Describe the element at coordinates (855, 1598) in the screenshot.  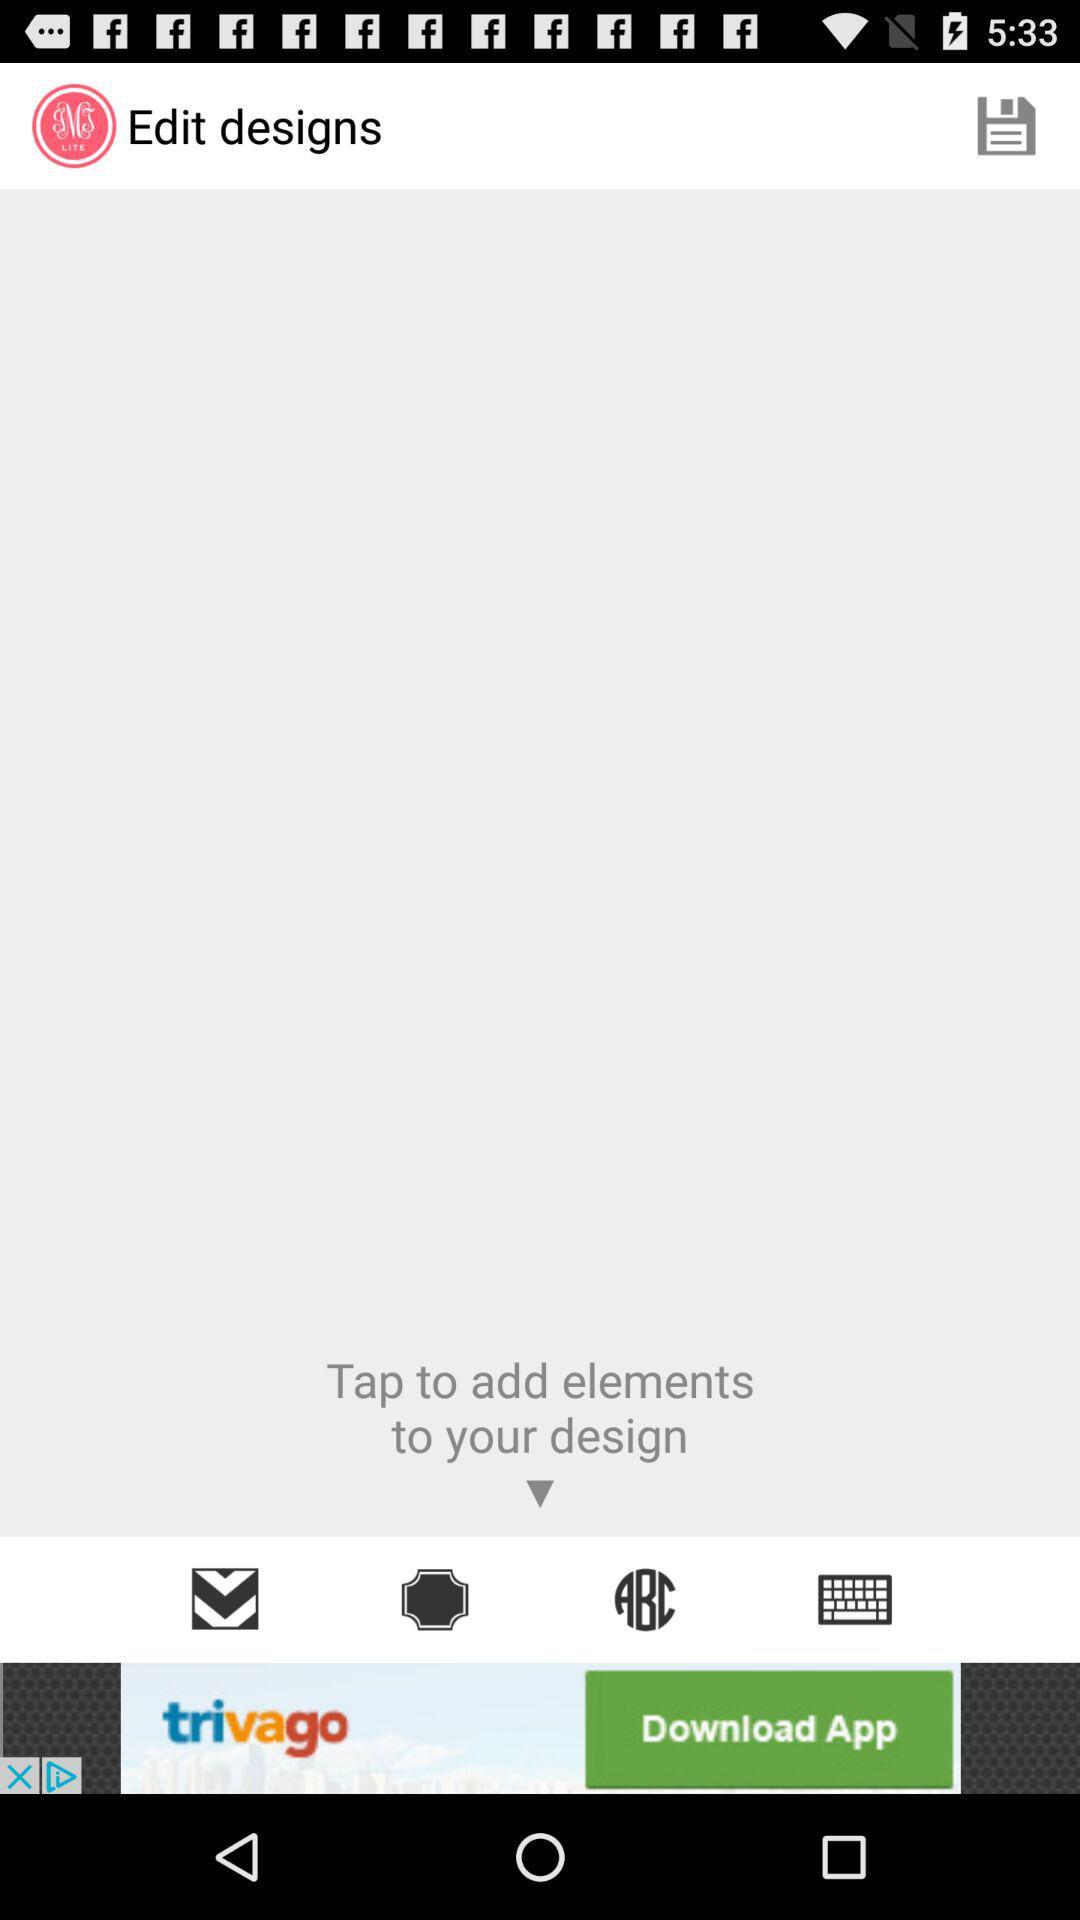
I see `the description icon` at that location.